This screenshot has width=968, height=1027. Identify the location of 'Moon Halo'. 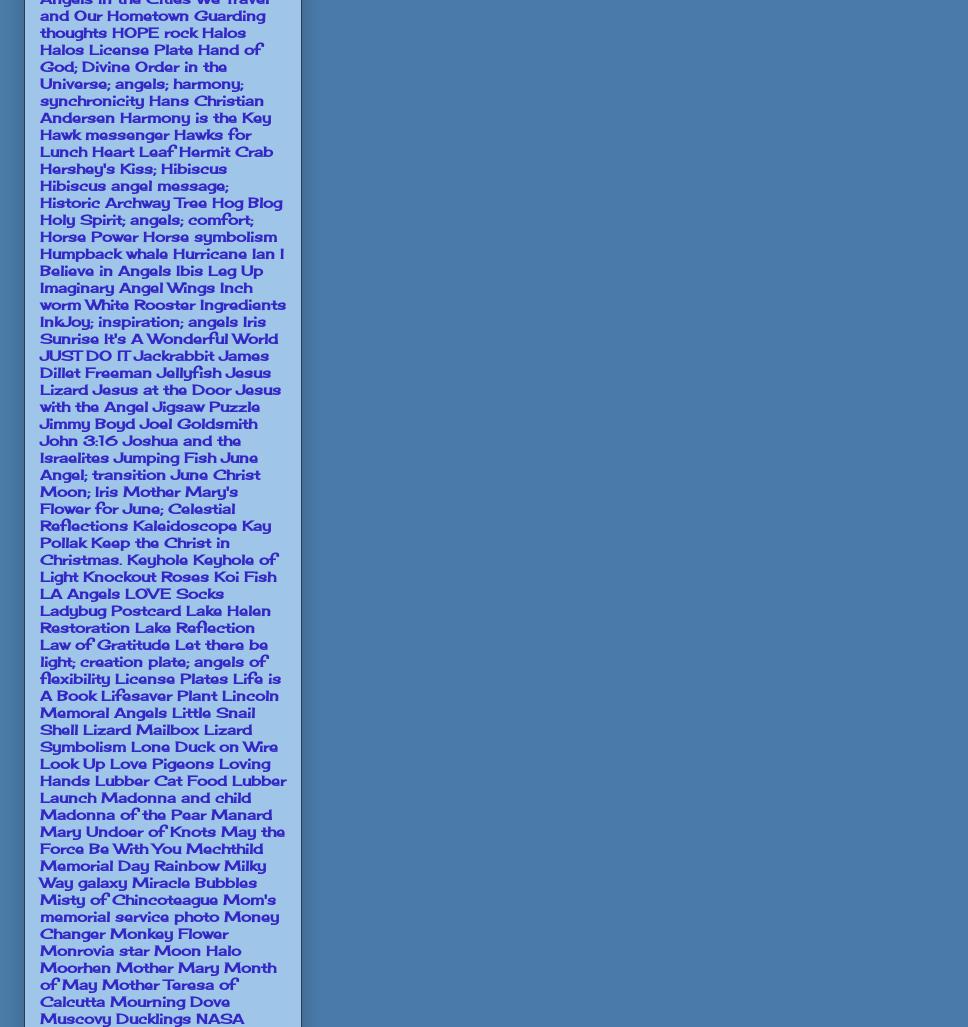
(197, 949).